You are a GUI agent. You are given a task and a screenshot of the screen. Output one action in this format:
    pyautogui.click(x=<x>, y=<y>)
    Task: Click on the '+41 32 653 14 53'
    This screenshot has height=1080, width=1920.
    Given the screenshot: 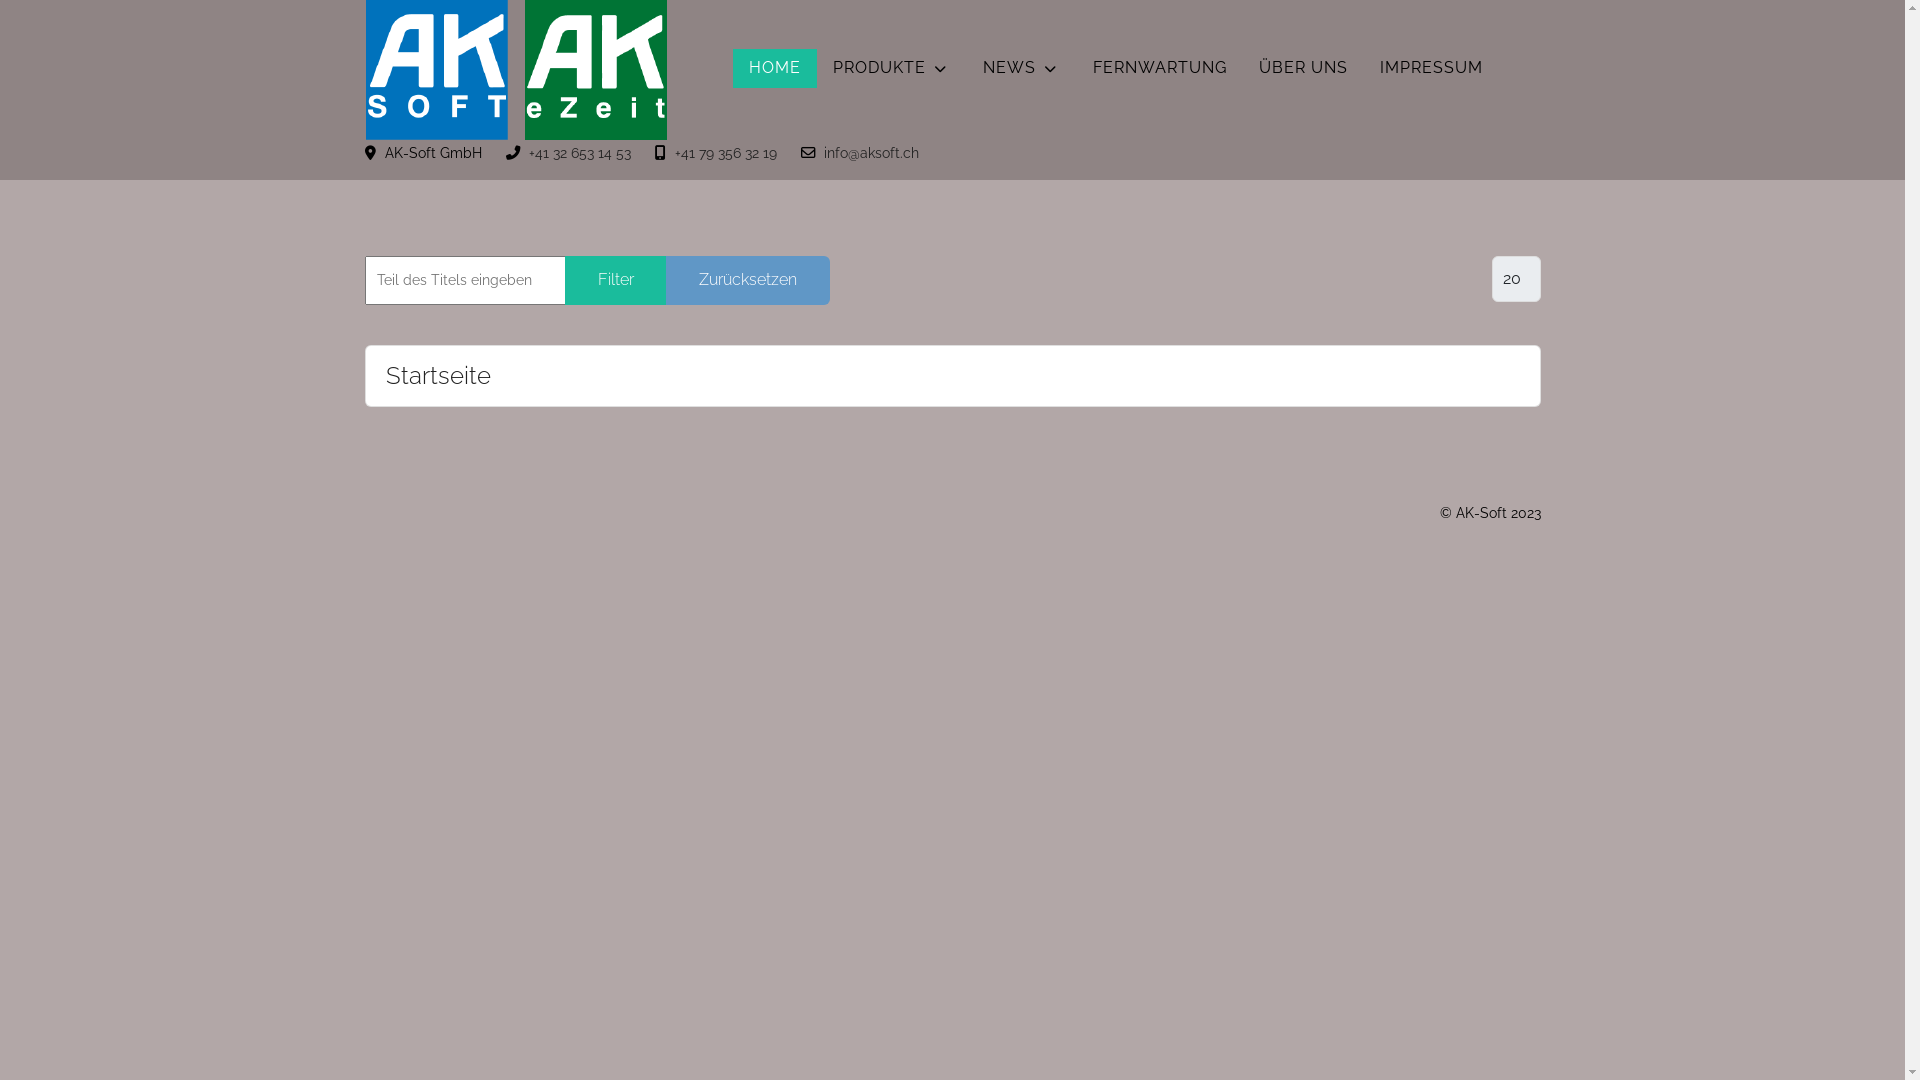 What is the action you would take?
    pyautogui.click(x=578, y=151)
    